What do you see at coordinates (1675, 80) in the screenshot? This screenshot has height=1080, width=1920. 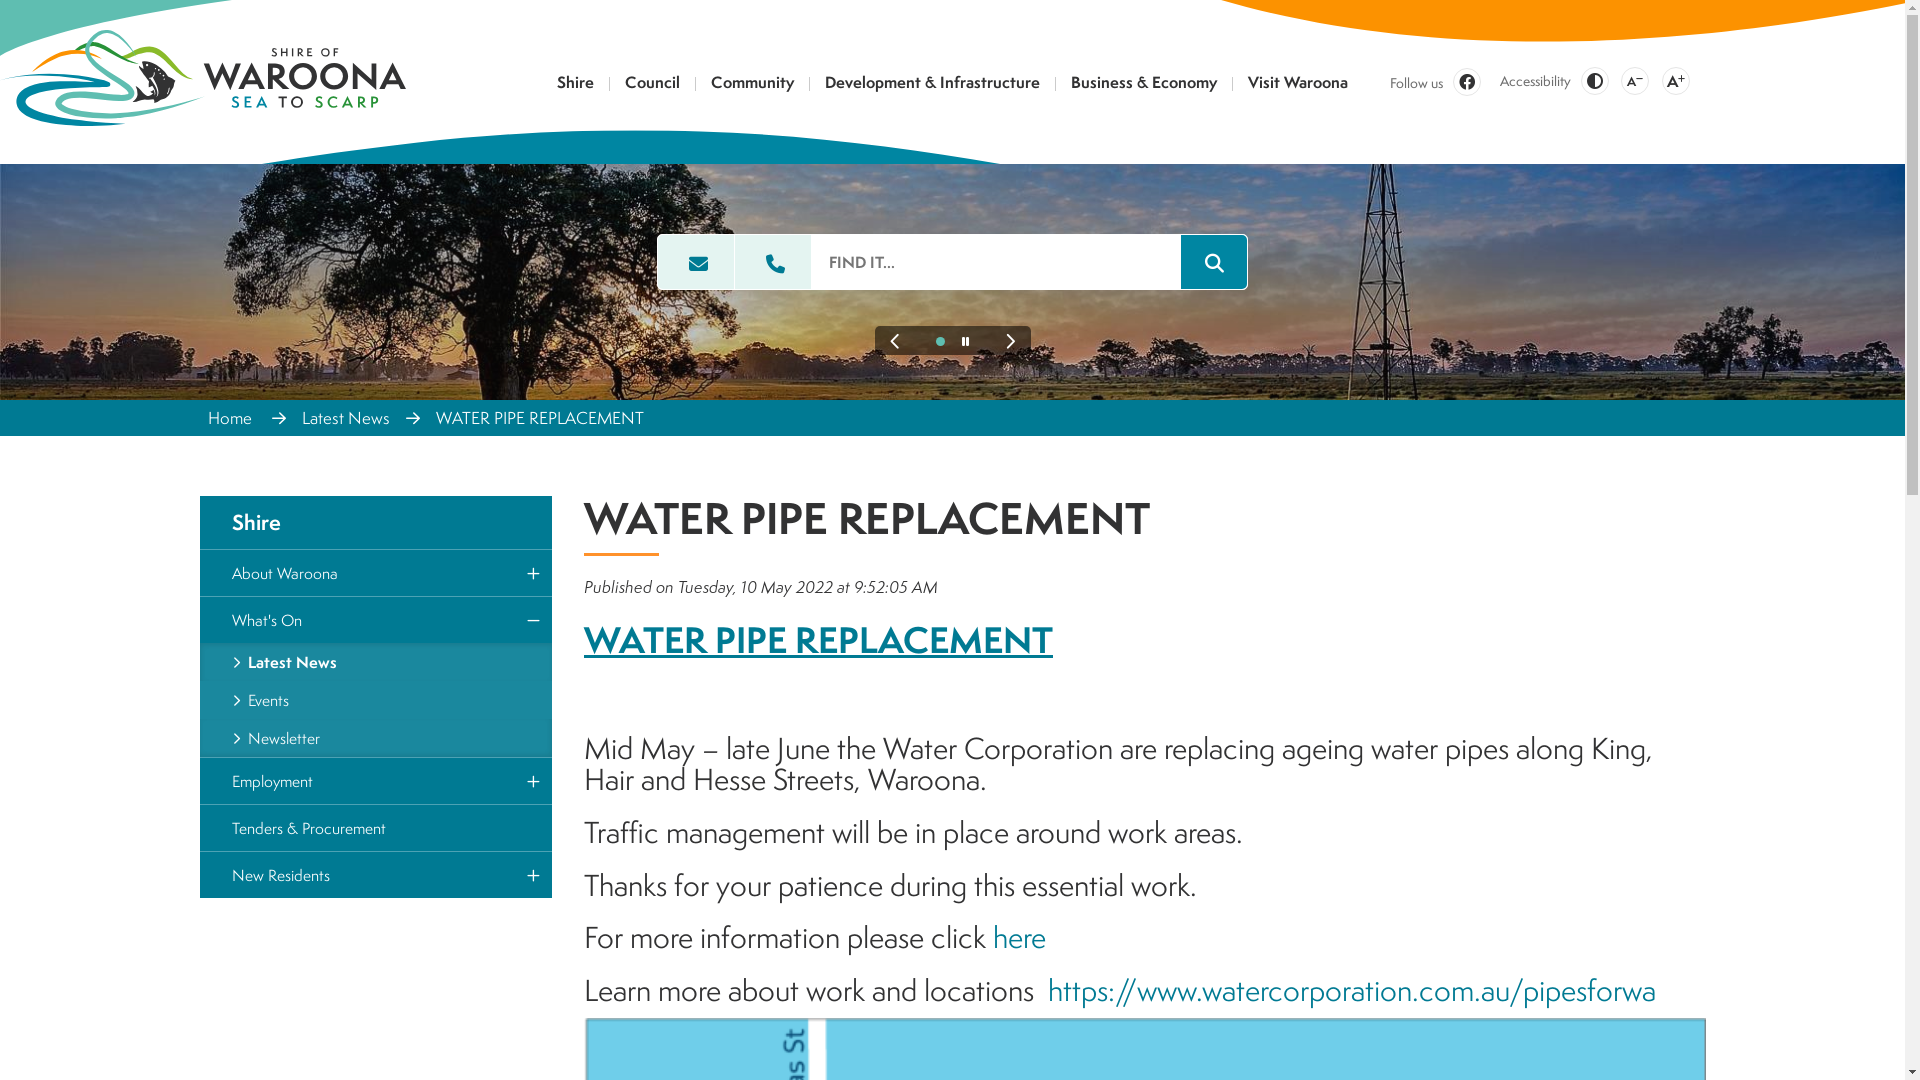 I see `'A'` at bounding box center [1675, 80].